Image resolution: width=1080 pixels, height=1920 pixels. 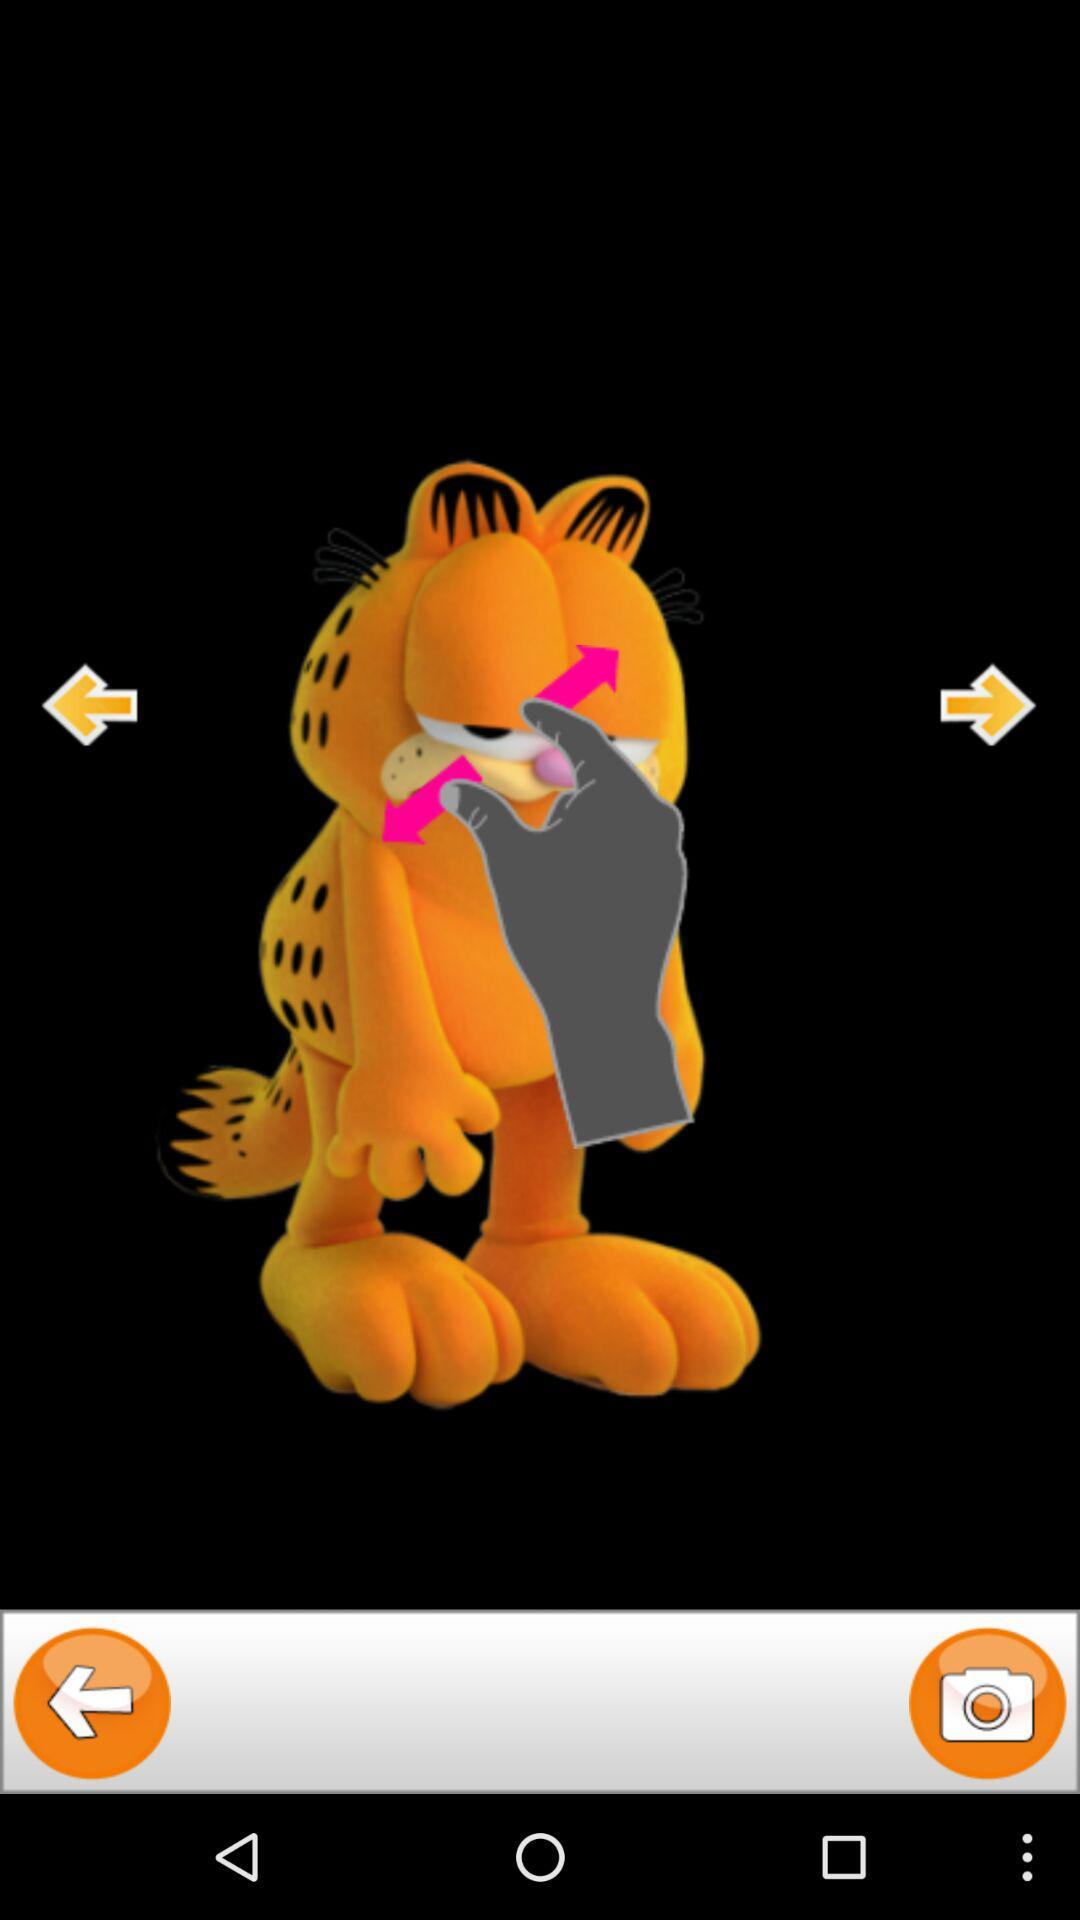 What do you see at coordinates (988, 704) in the screenshot?
I see `foward` at bounding box center [988, 704].